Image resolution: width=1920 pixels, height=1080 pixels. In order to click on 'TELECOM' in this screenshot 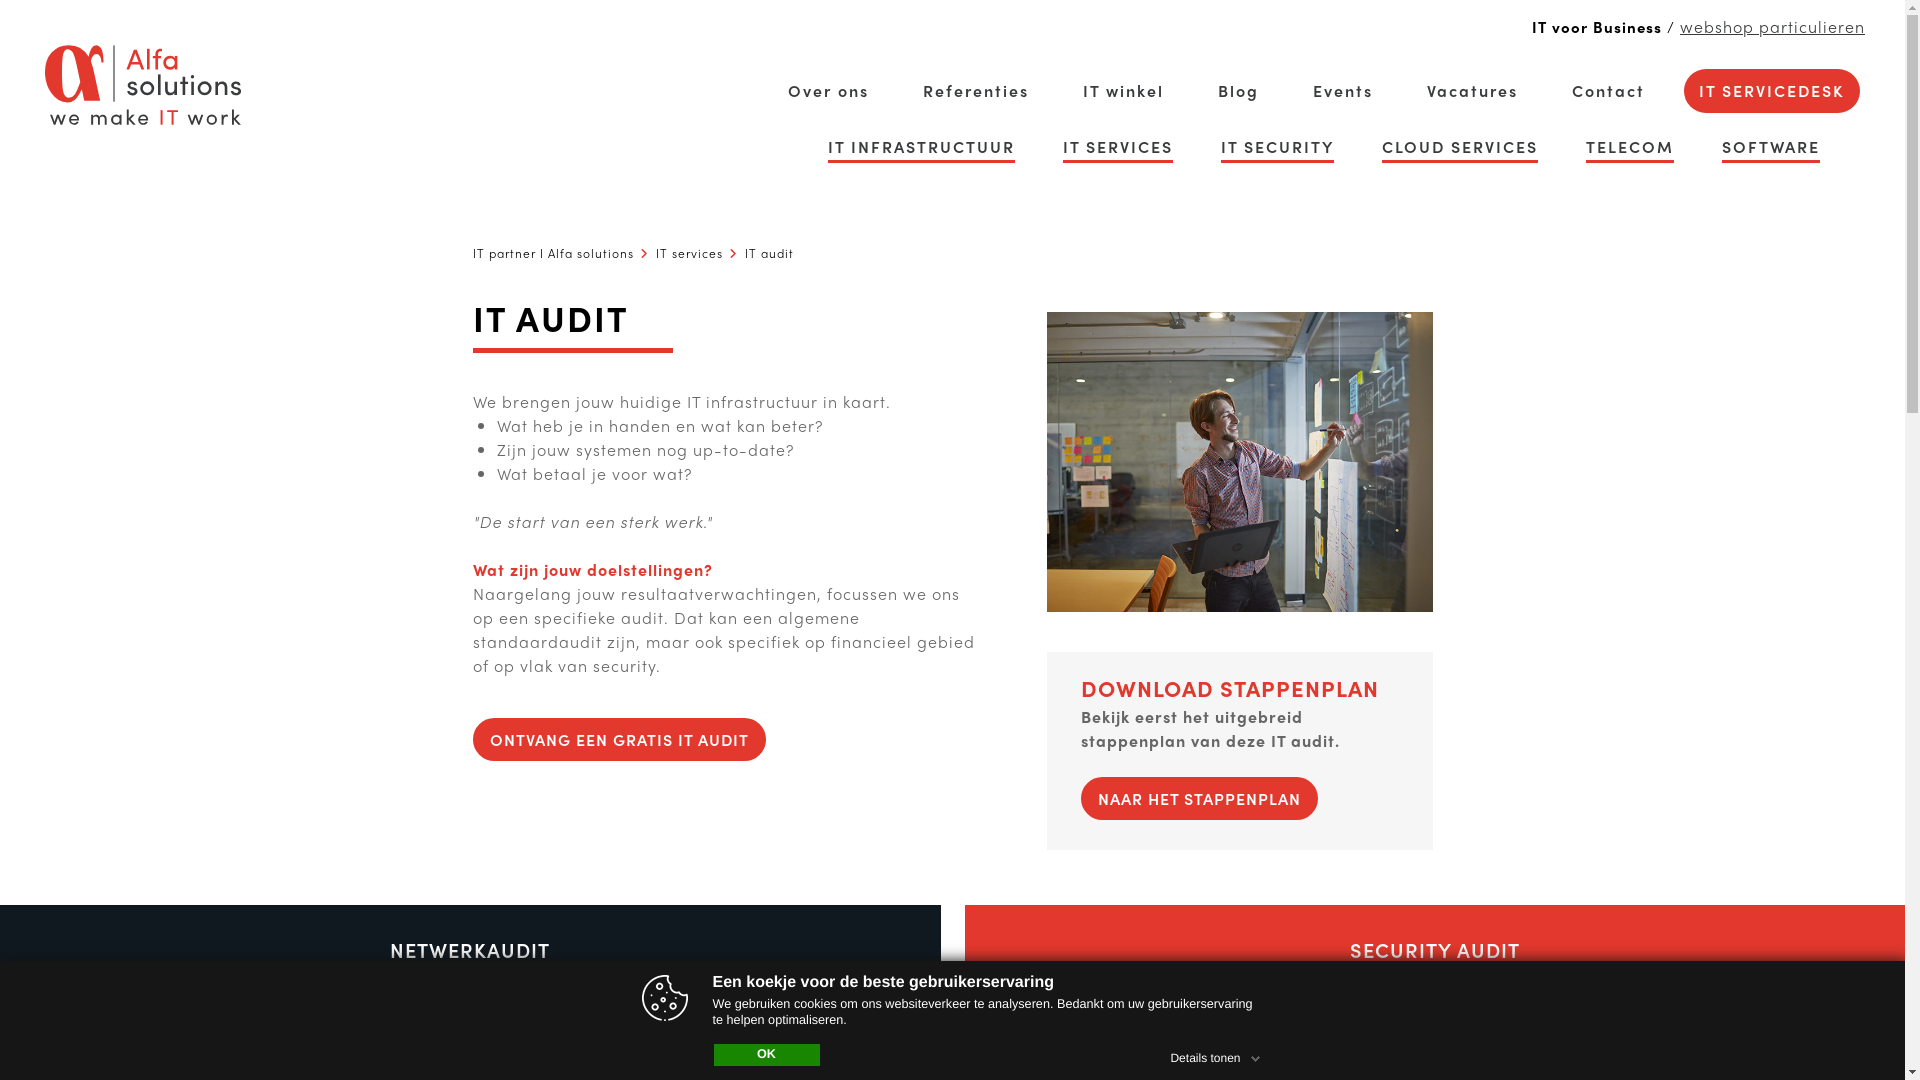, I will do `click(1630, 145)`.